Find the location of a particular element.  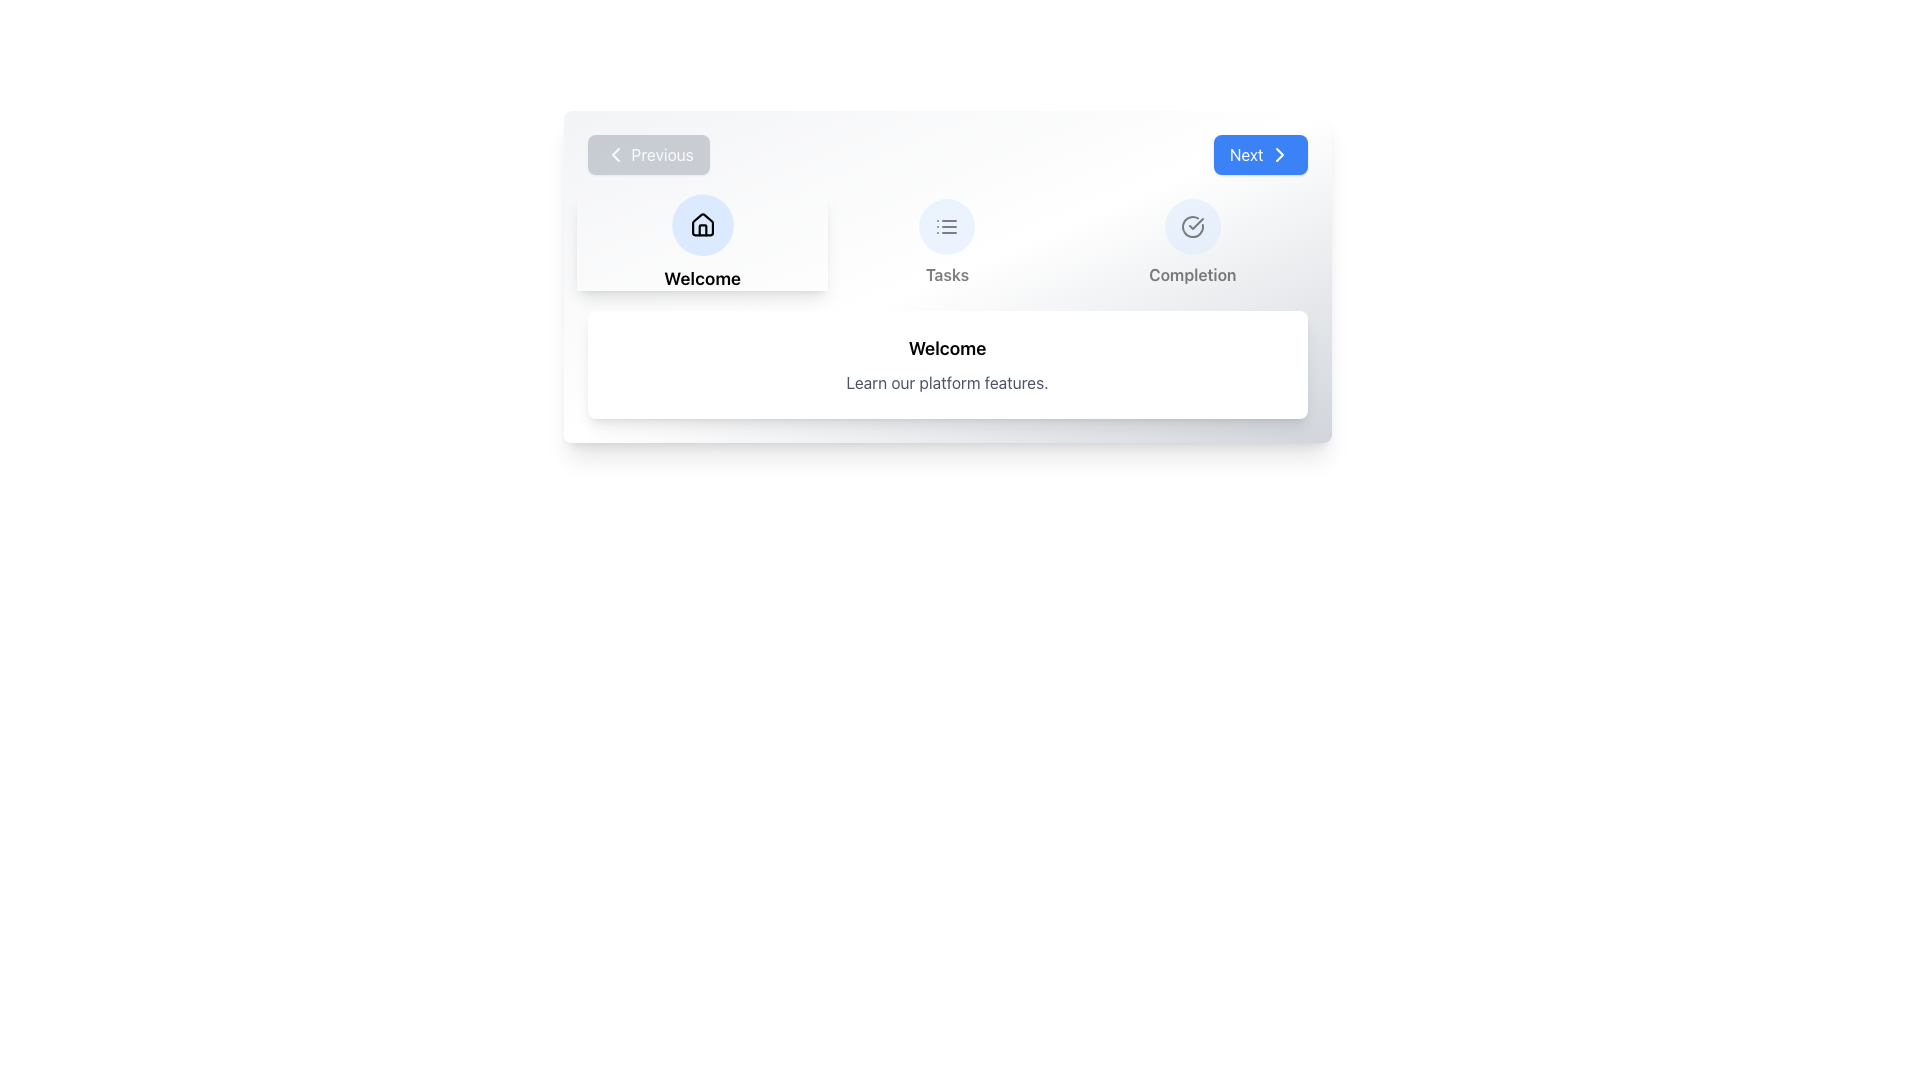

the 'Home' button icon located in the top-left navigation menu is located at coordinates (701, 223).